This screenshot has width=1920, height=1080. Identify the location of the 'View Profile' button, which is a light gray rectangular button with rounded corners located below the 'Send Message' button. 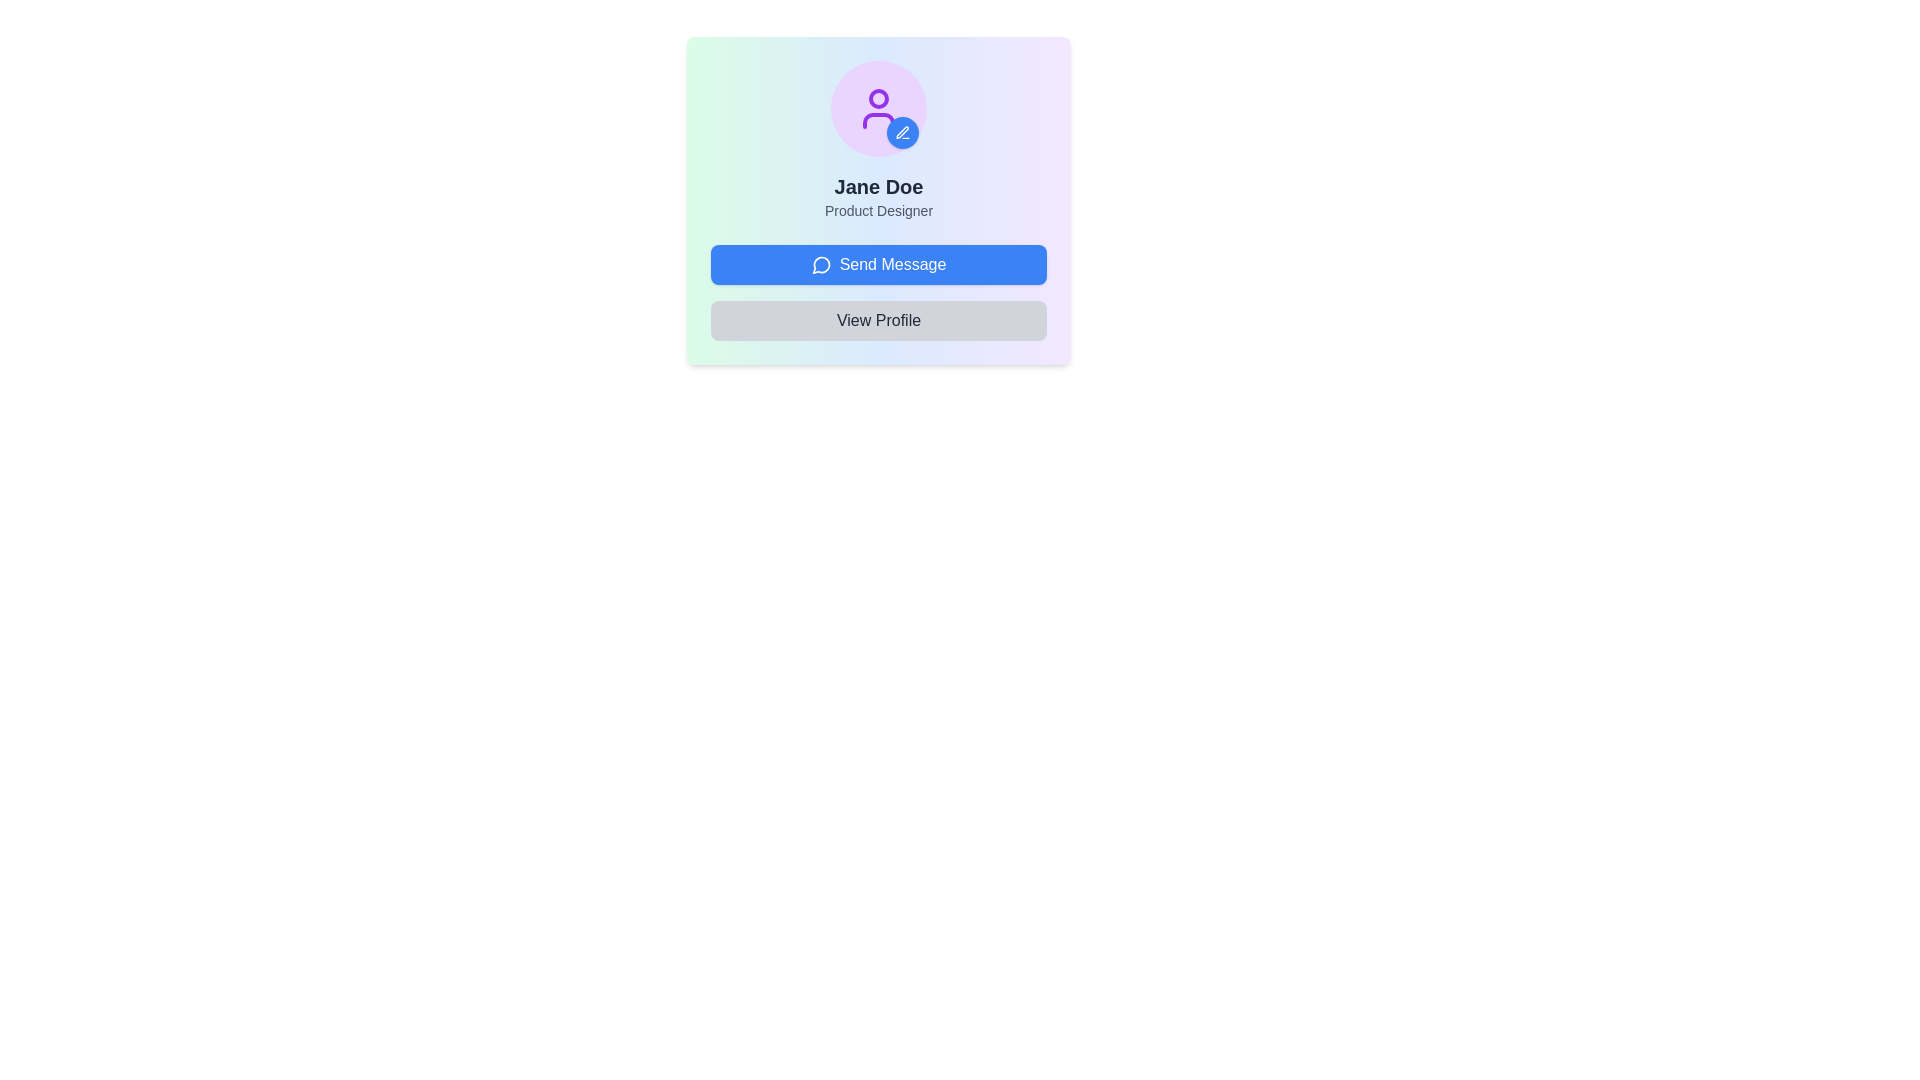
(878, 319).